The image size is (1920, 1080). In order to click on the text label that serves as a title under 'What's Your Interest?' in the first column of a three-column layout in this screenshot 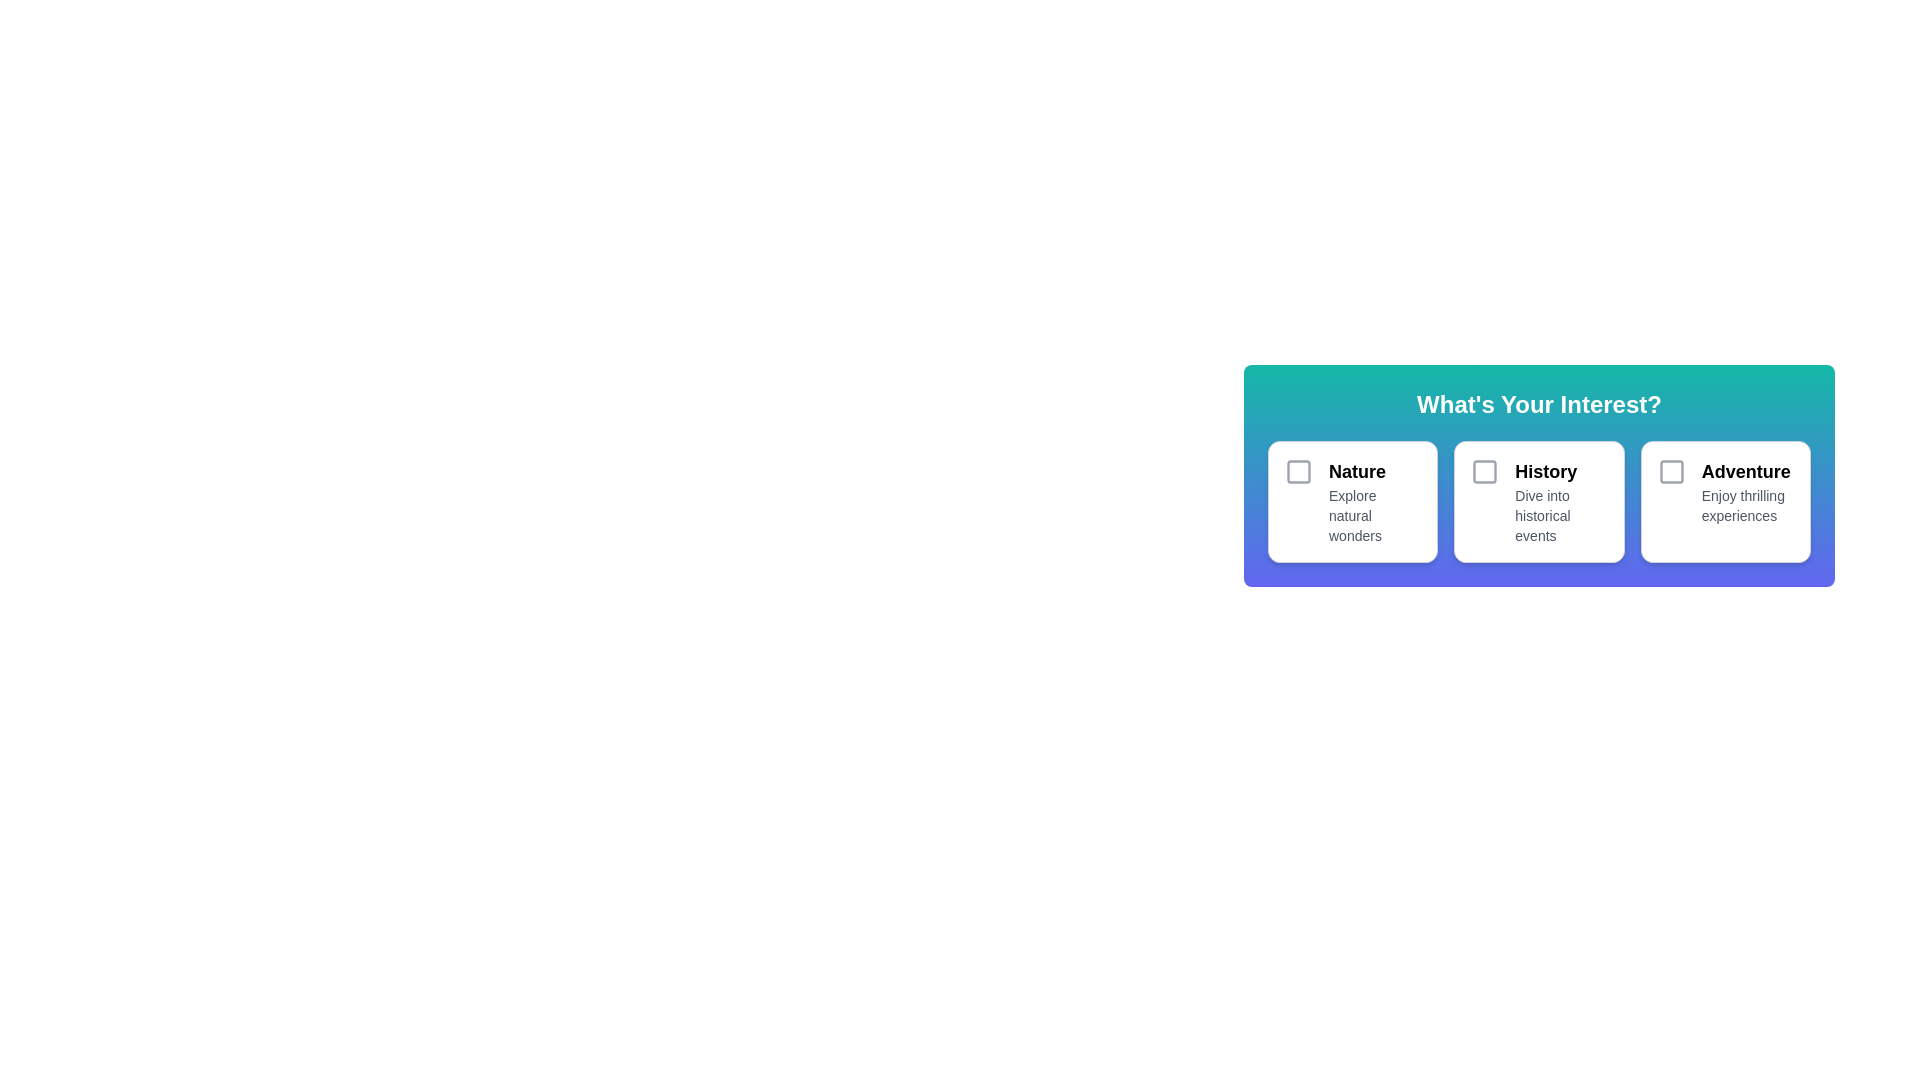, I will do `click(1374, 471)`.